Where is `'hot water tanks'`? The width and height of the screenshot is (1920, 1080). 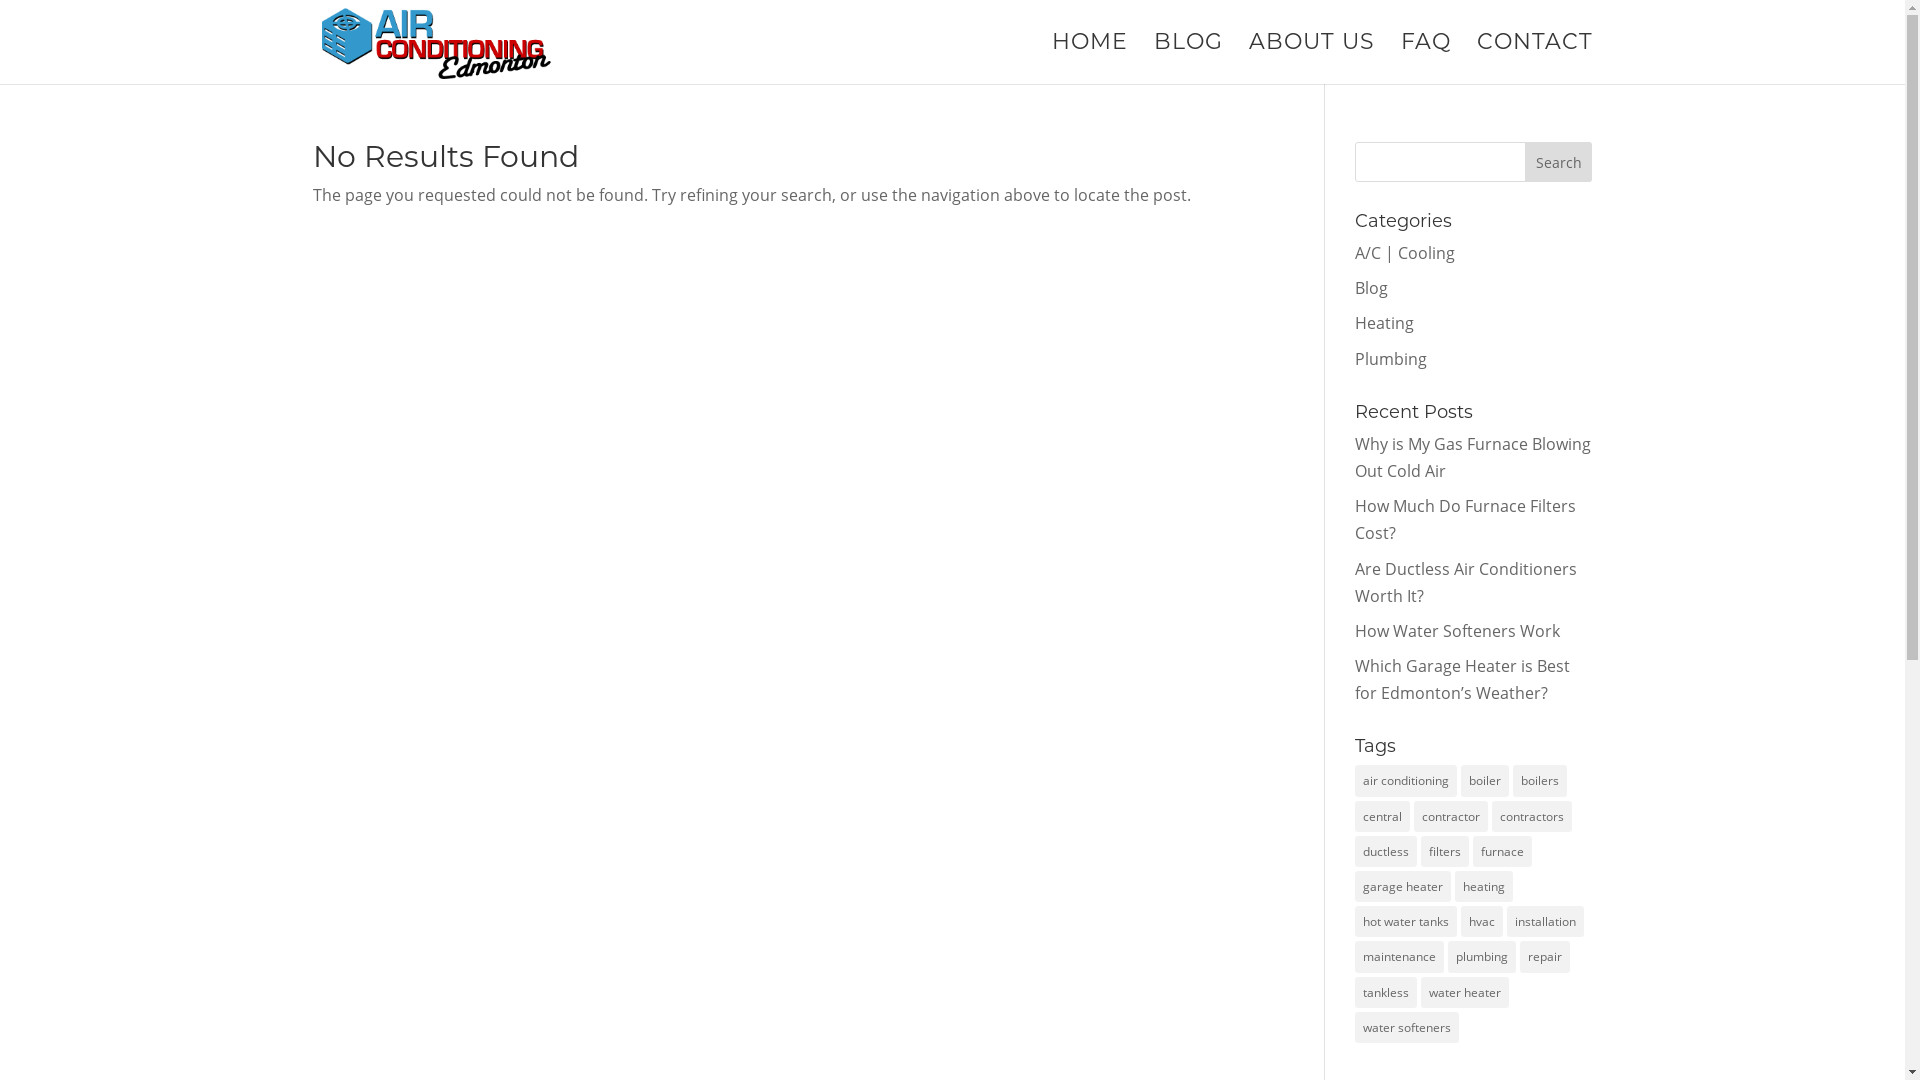 'hot water tanks' is located at coordinates (1354, 921).